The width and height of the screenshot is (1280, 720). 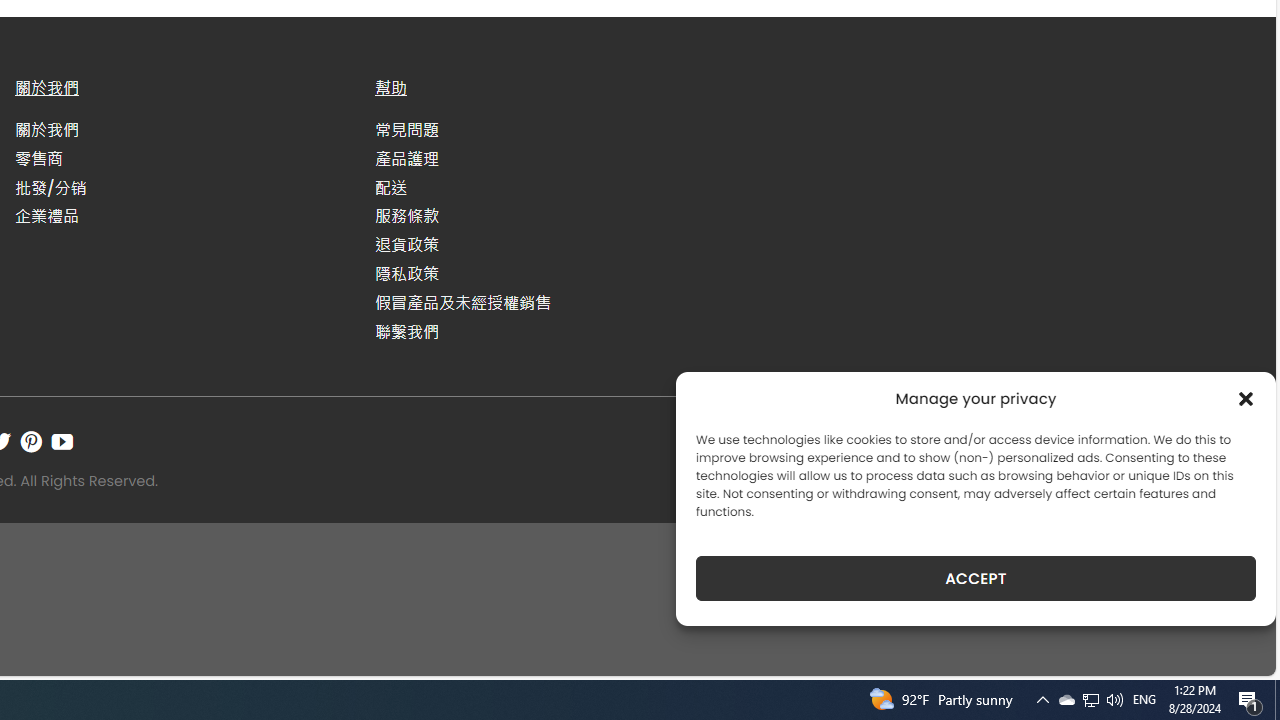 What do you see at coordinates (31, 440) in the screenshot?
I see `'Follow on Pinterest'` at bounding box center [31, 440].